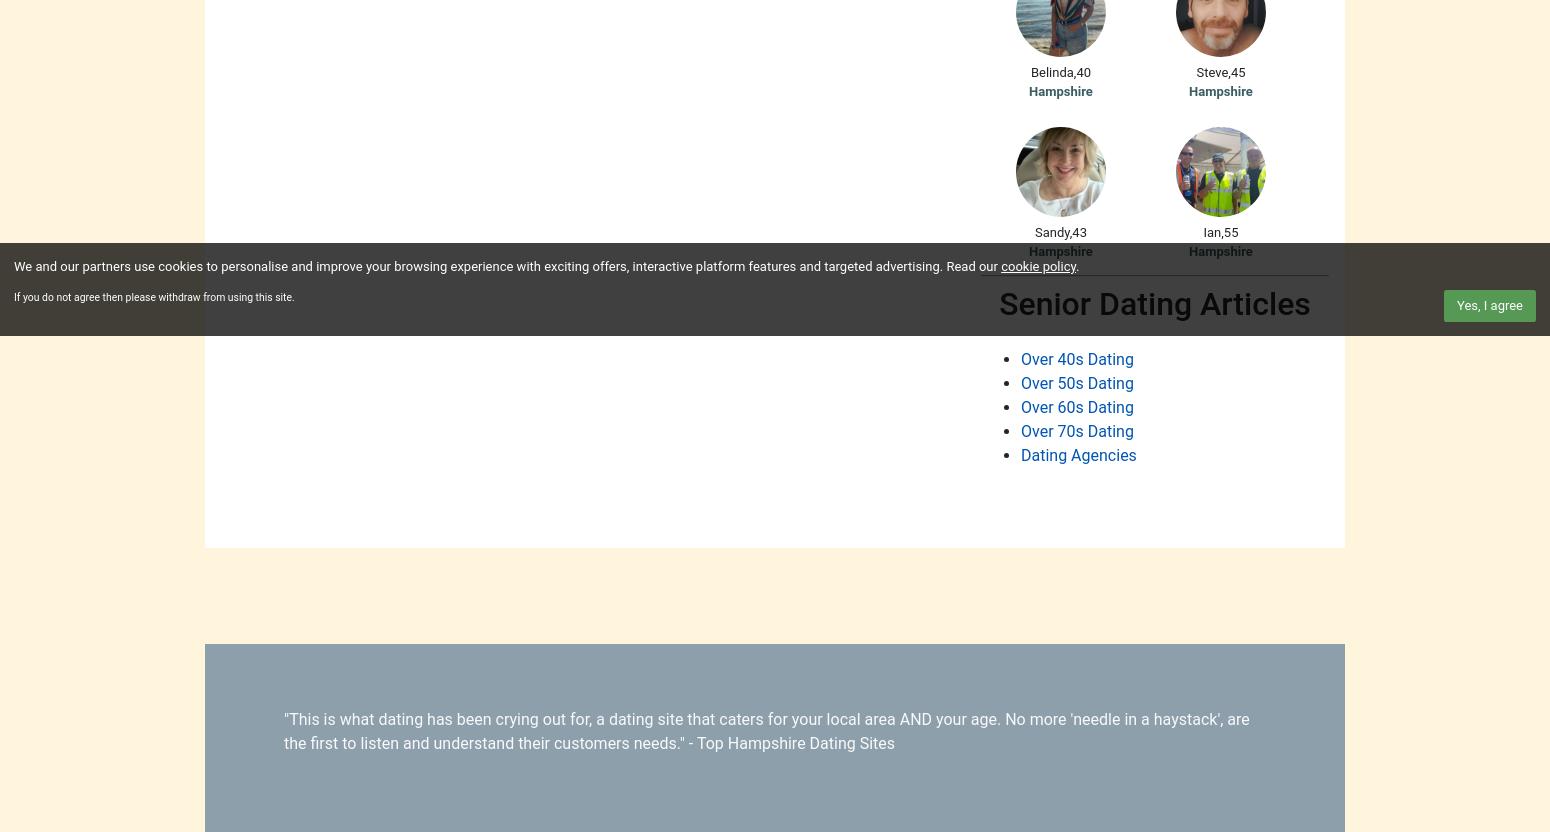 This screenshot has height=832, width=1550. Describe the element at coordinates (1237, 70) in the screenshot. I see `'45'` at that location.